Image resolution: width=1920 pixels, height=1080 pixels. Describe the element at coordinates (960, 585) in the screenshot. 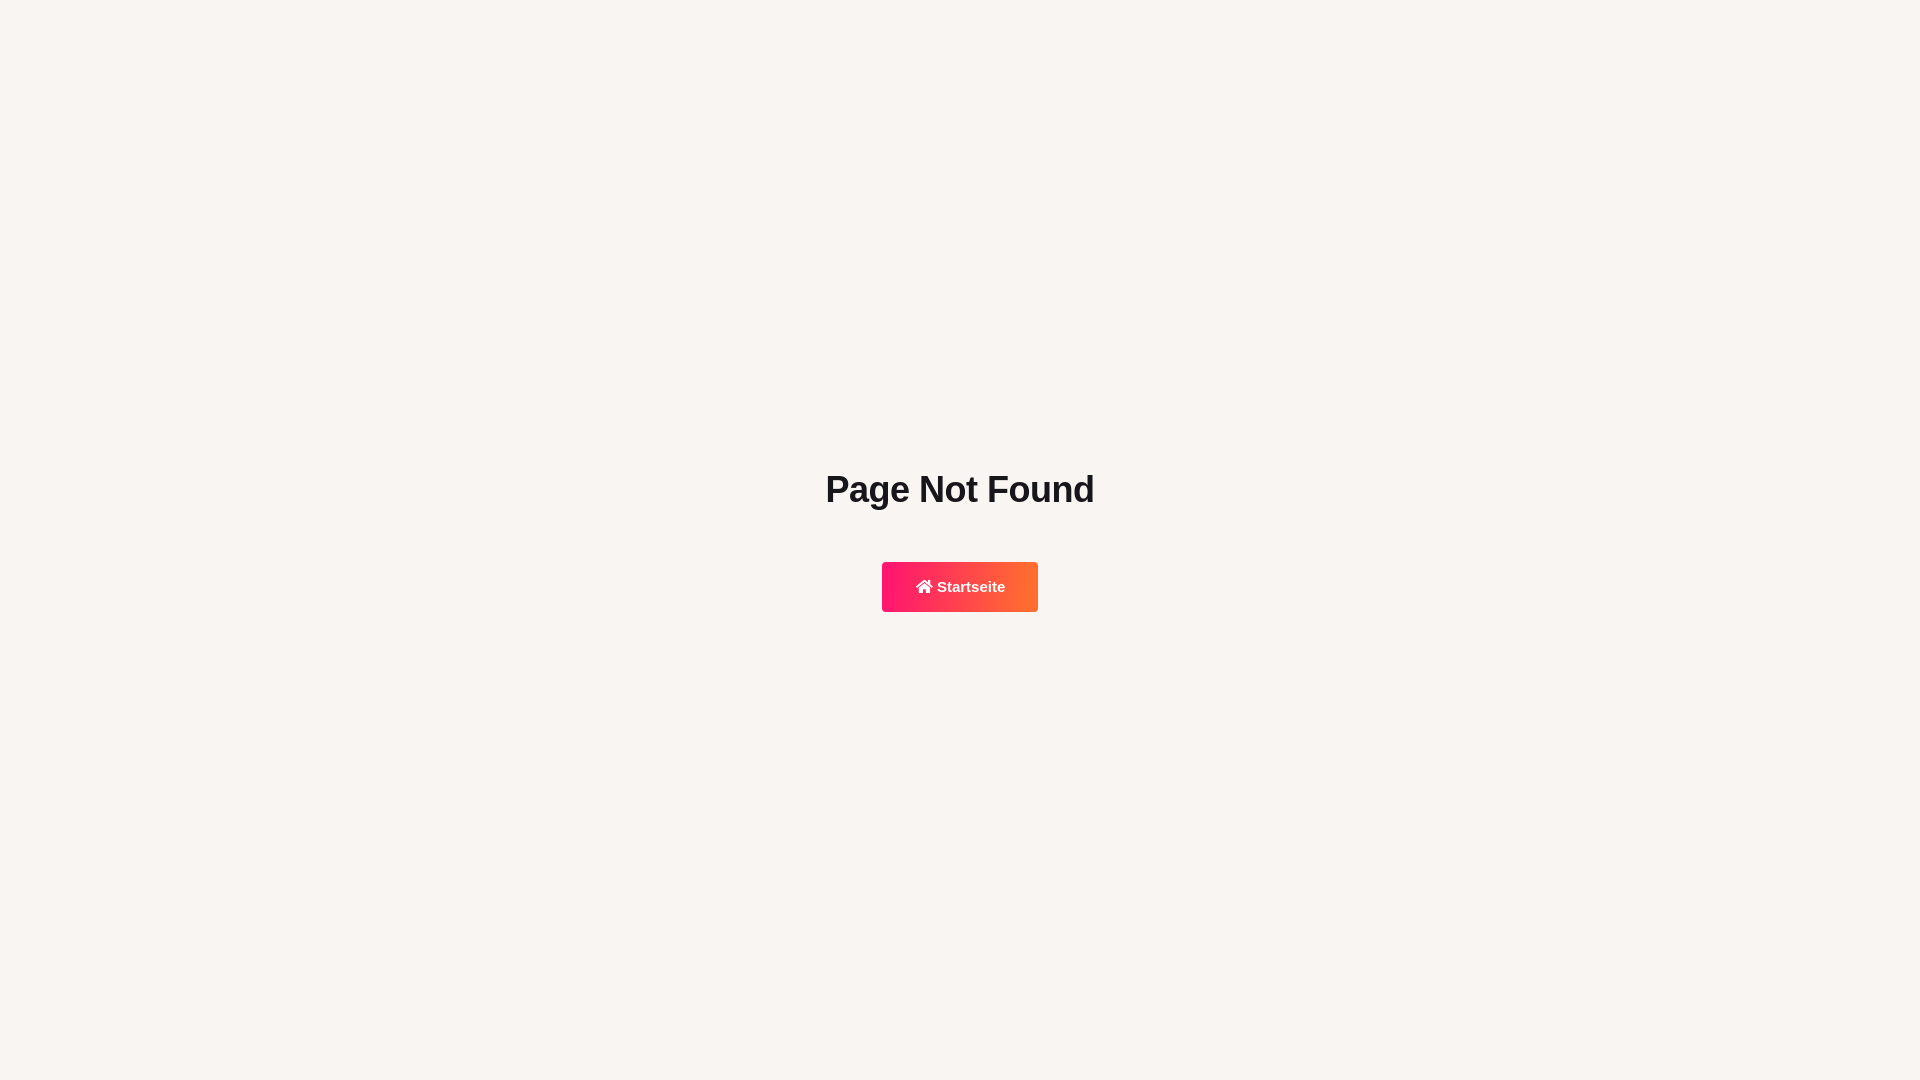

I see `'Startseite'` at that location.